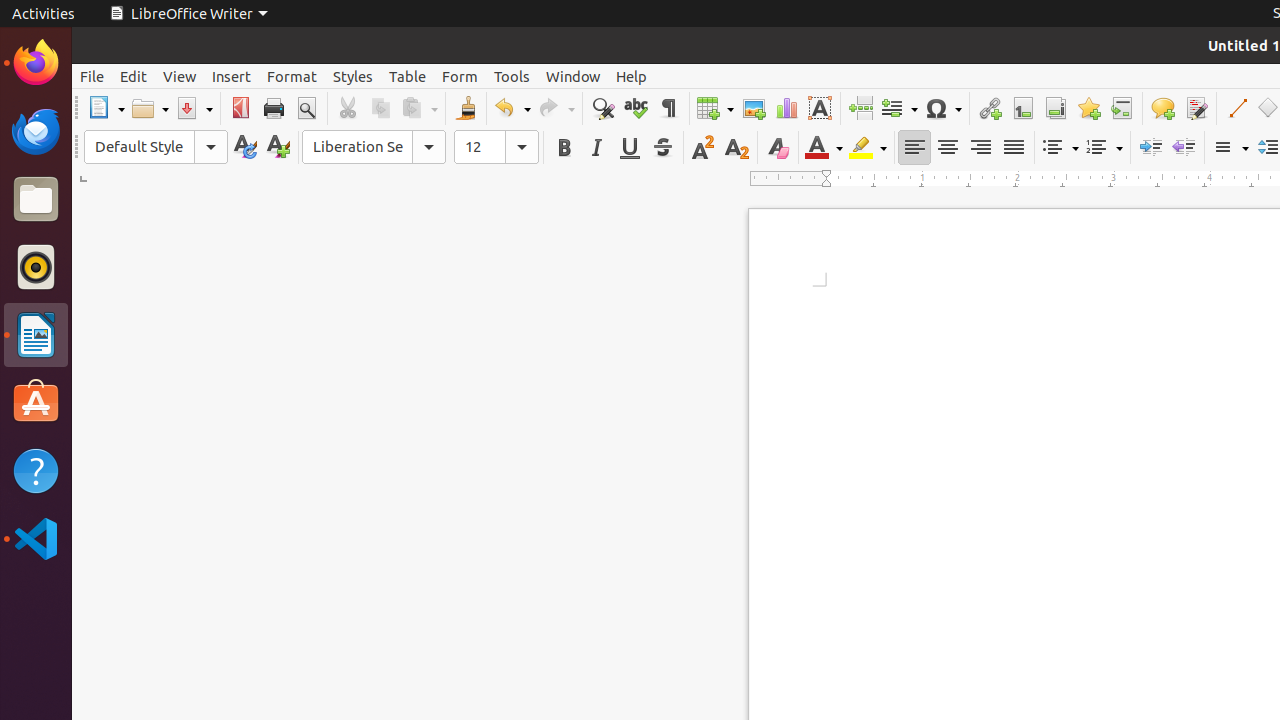 This screenshot has height=720, width=1280. Describe the element at coordinates (824, 146) in the screenshot. I see `'Font Color'` at that location.